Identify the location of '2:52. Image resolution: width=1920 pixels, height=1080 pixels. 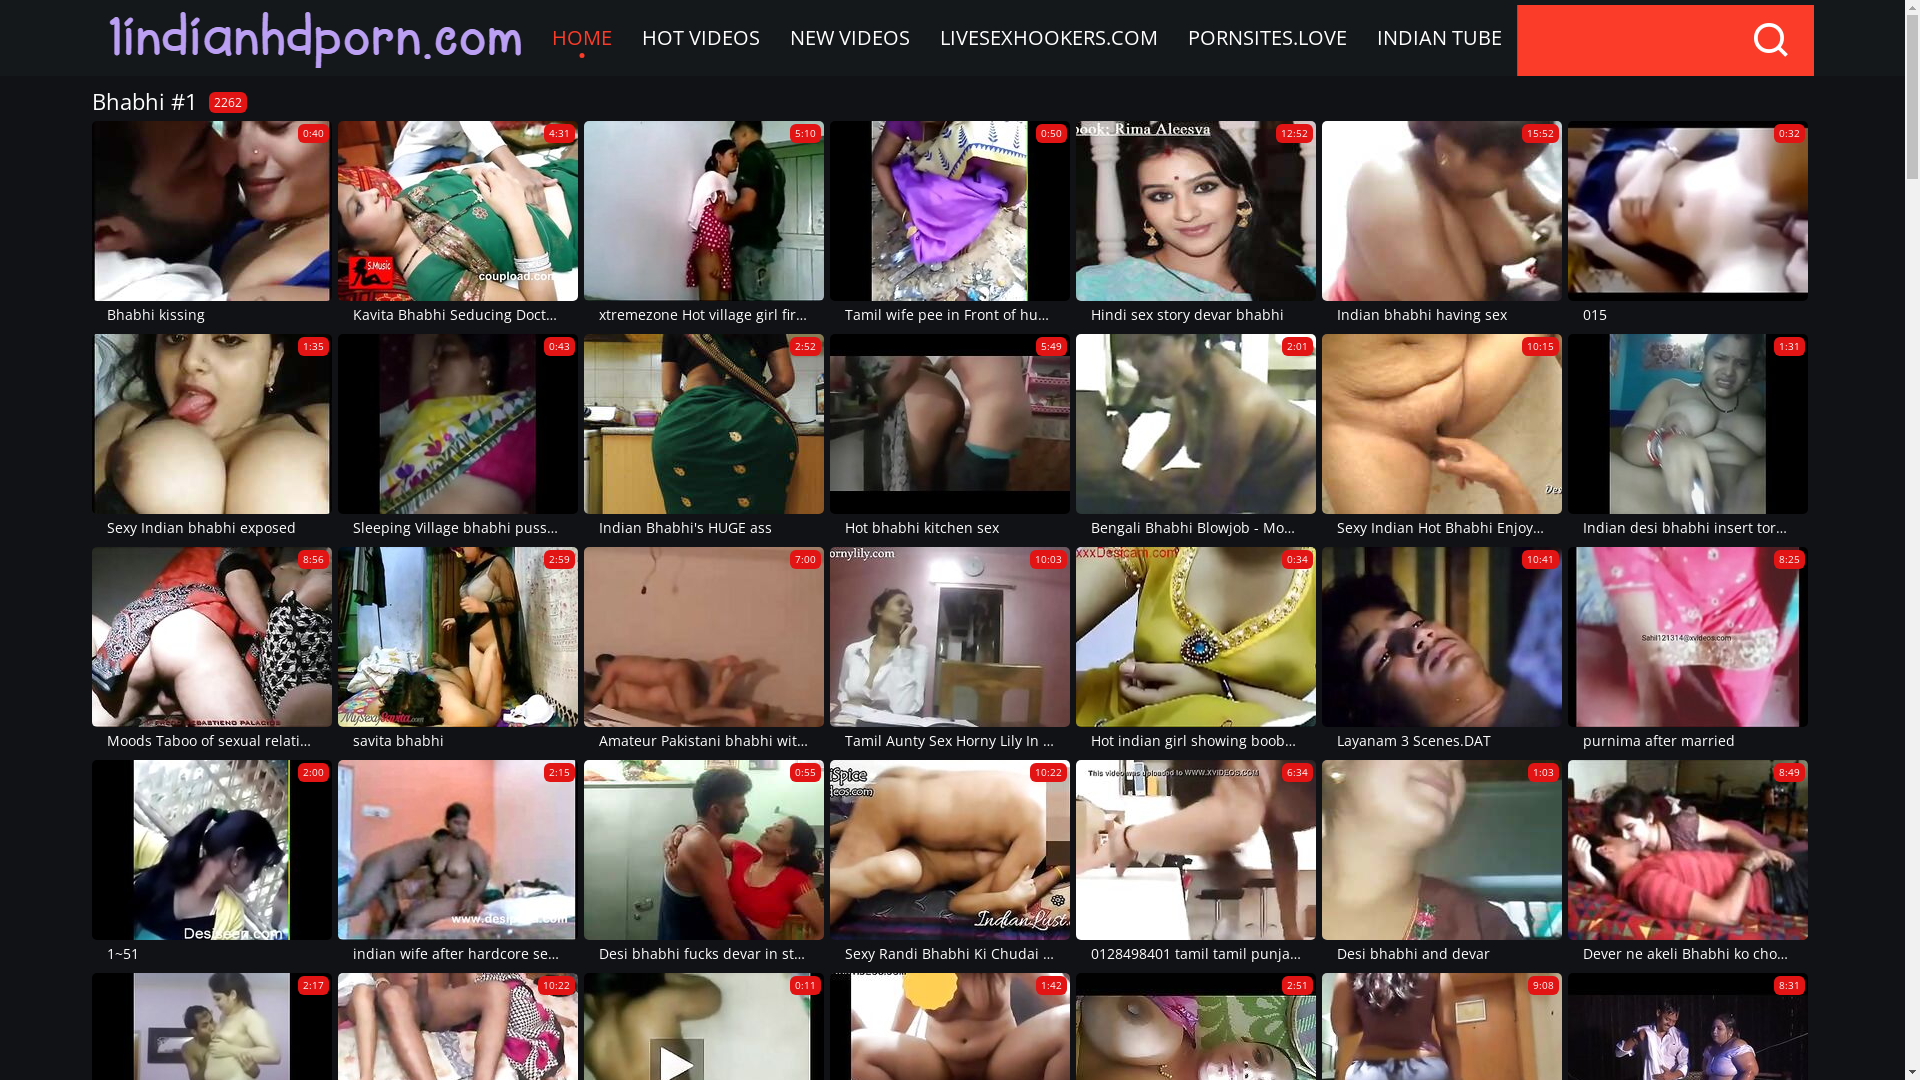
(704, 436).